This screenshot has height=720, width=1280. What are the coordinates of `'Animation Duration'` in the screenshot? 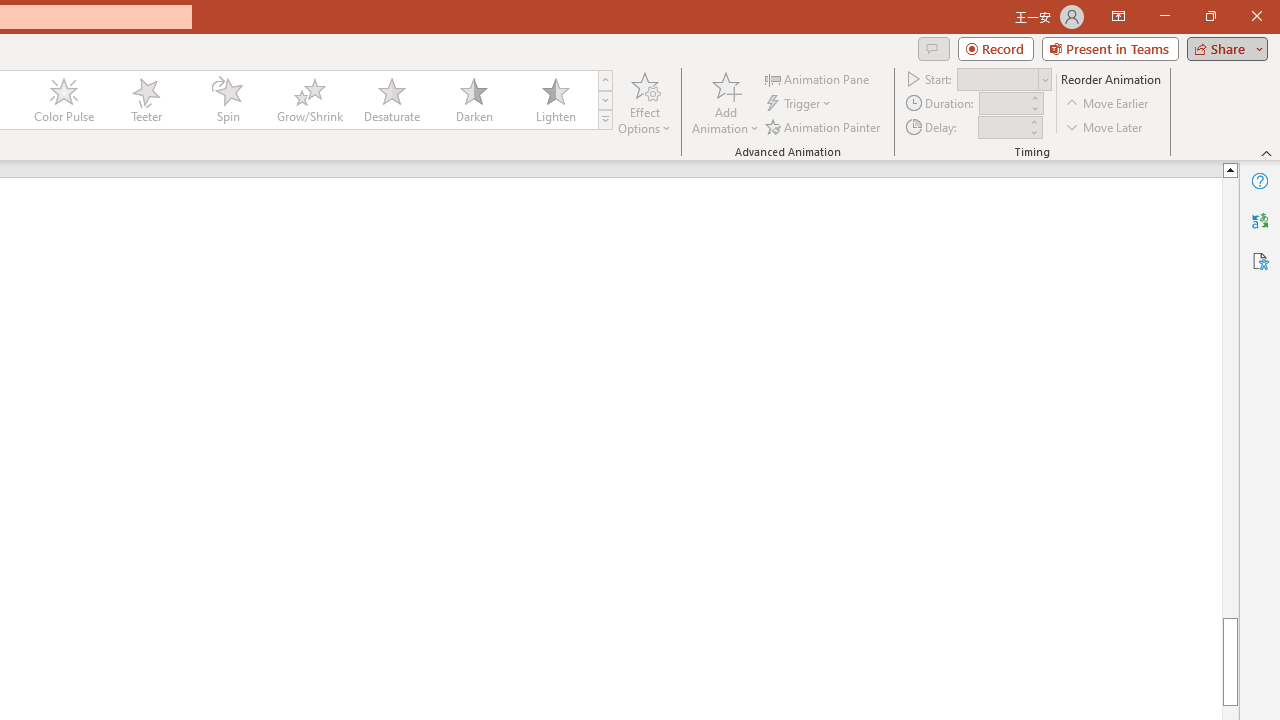 It's located at (1003, 103).